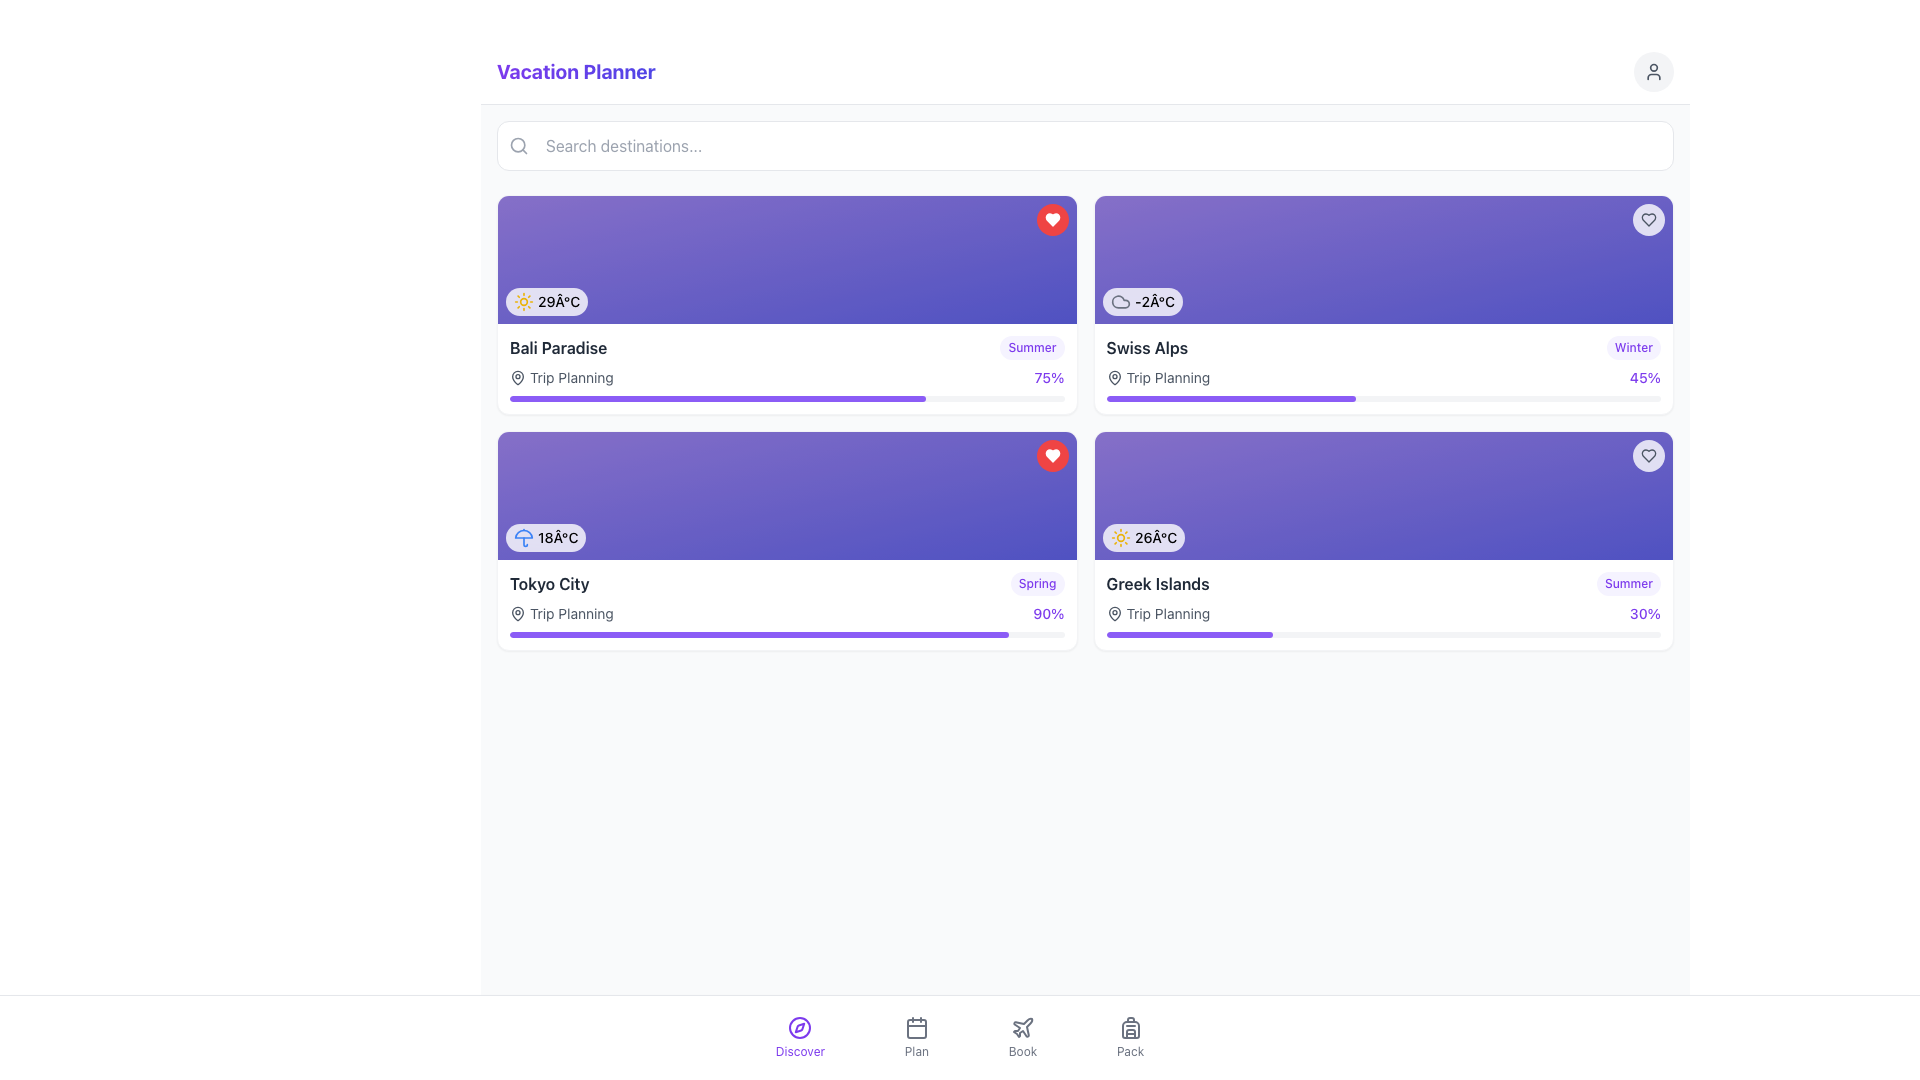 This screenshot has height=1080, width=1920. Describe the element at coordinates (1130, 1028) in the screenshot. I see `the 'Pack' icon located on the bottom navigation bar` at that location.